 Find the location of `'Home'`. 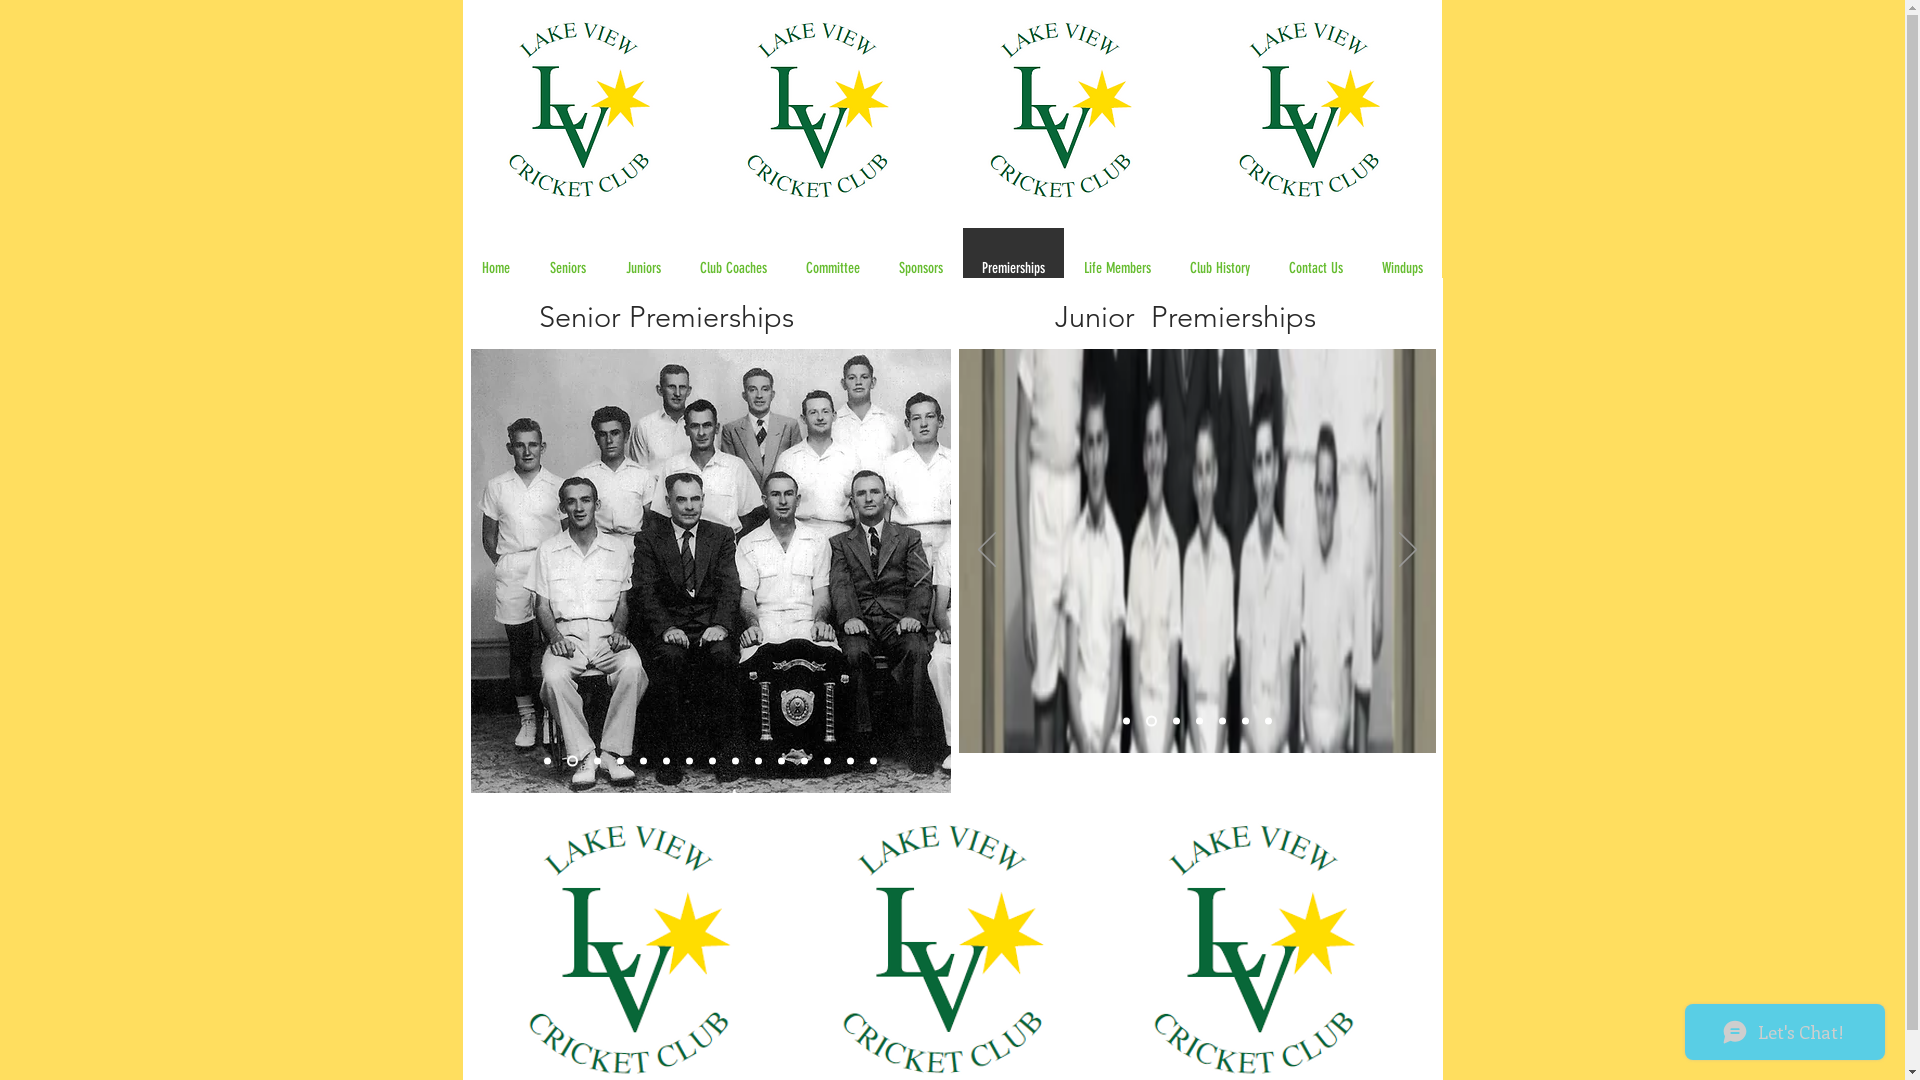

'Home' is located at coordinates (495, 267).